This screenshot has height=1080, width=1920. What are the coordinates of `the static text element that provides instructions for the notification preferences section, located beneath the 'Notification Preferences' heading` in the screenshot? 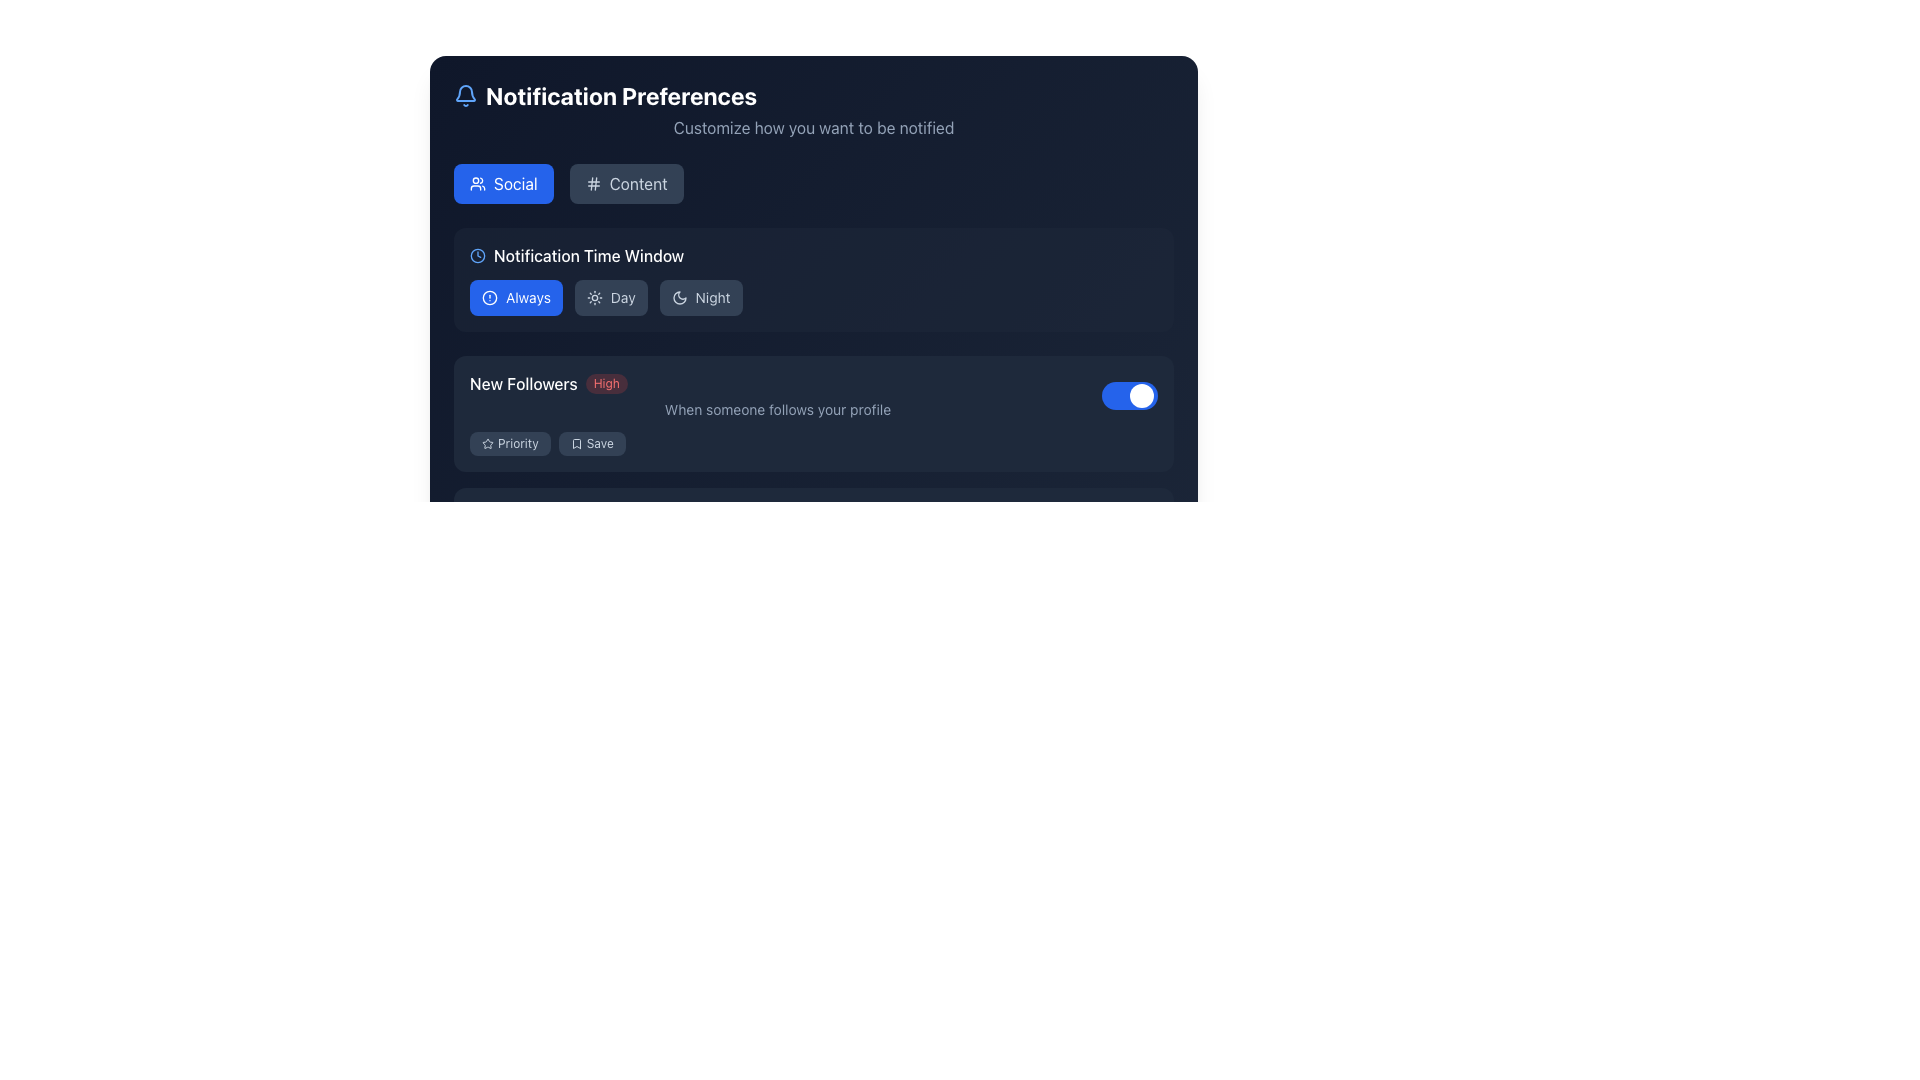 It's located at (814, 127).